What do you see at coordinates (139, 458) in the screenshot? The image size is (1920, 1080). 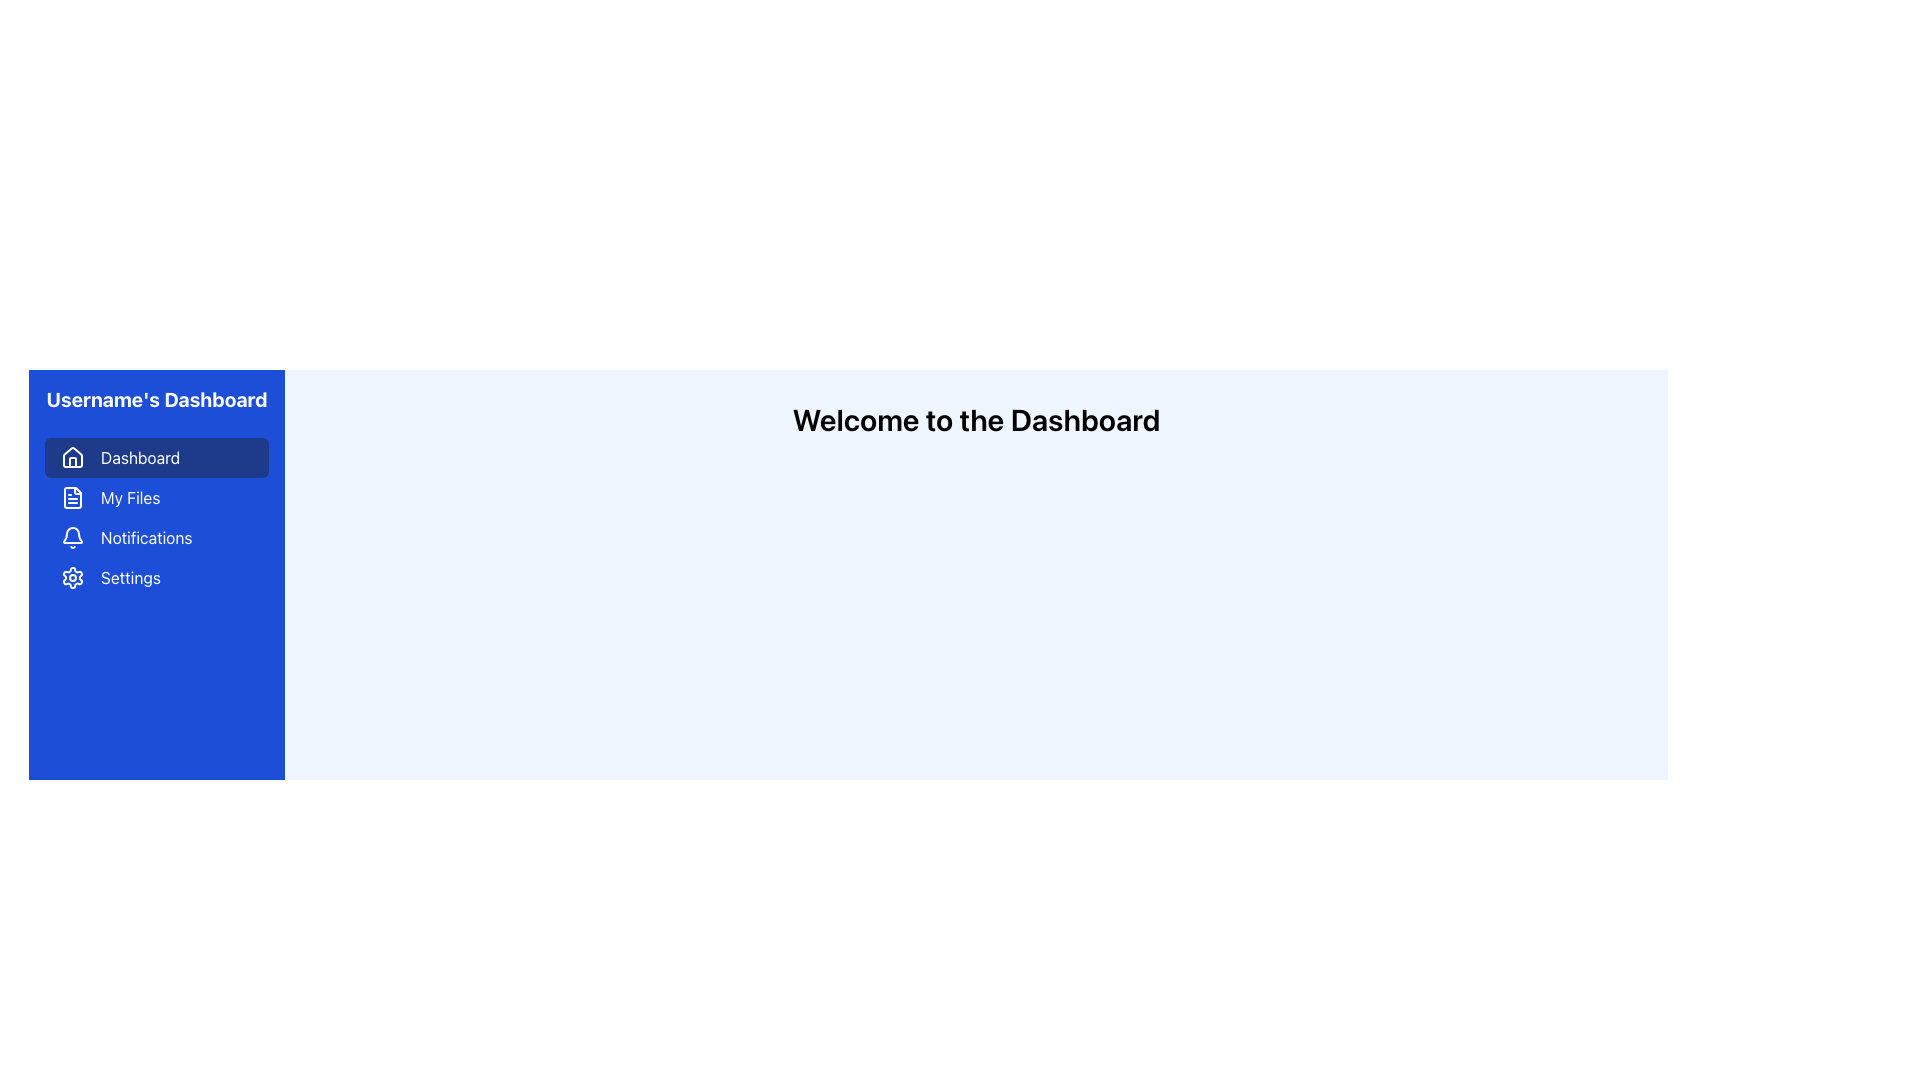 I see `the 'Dashboard' text label located in the left navigation menu, which is styled in a default font and positioned next to a house icon` at bounding box center [139, 458].